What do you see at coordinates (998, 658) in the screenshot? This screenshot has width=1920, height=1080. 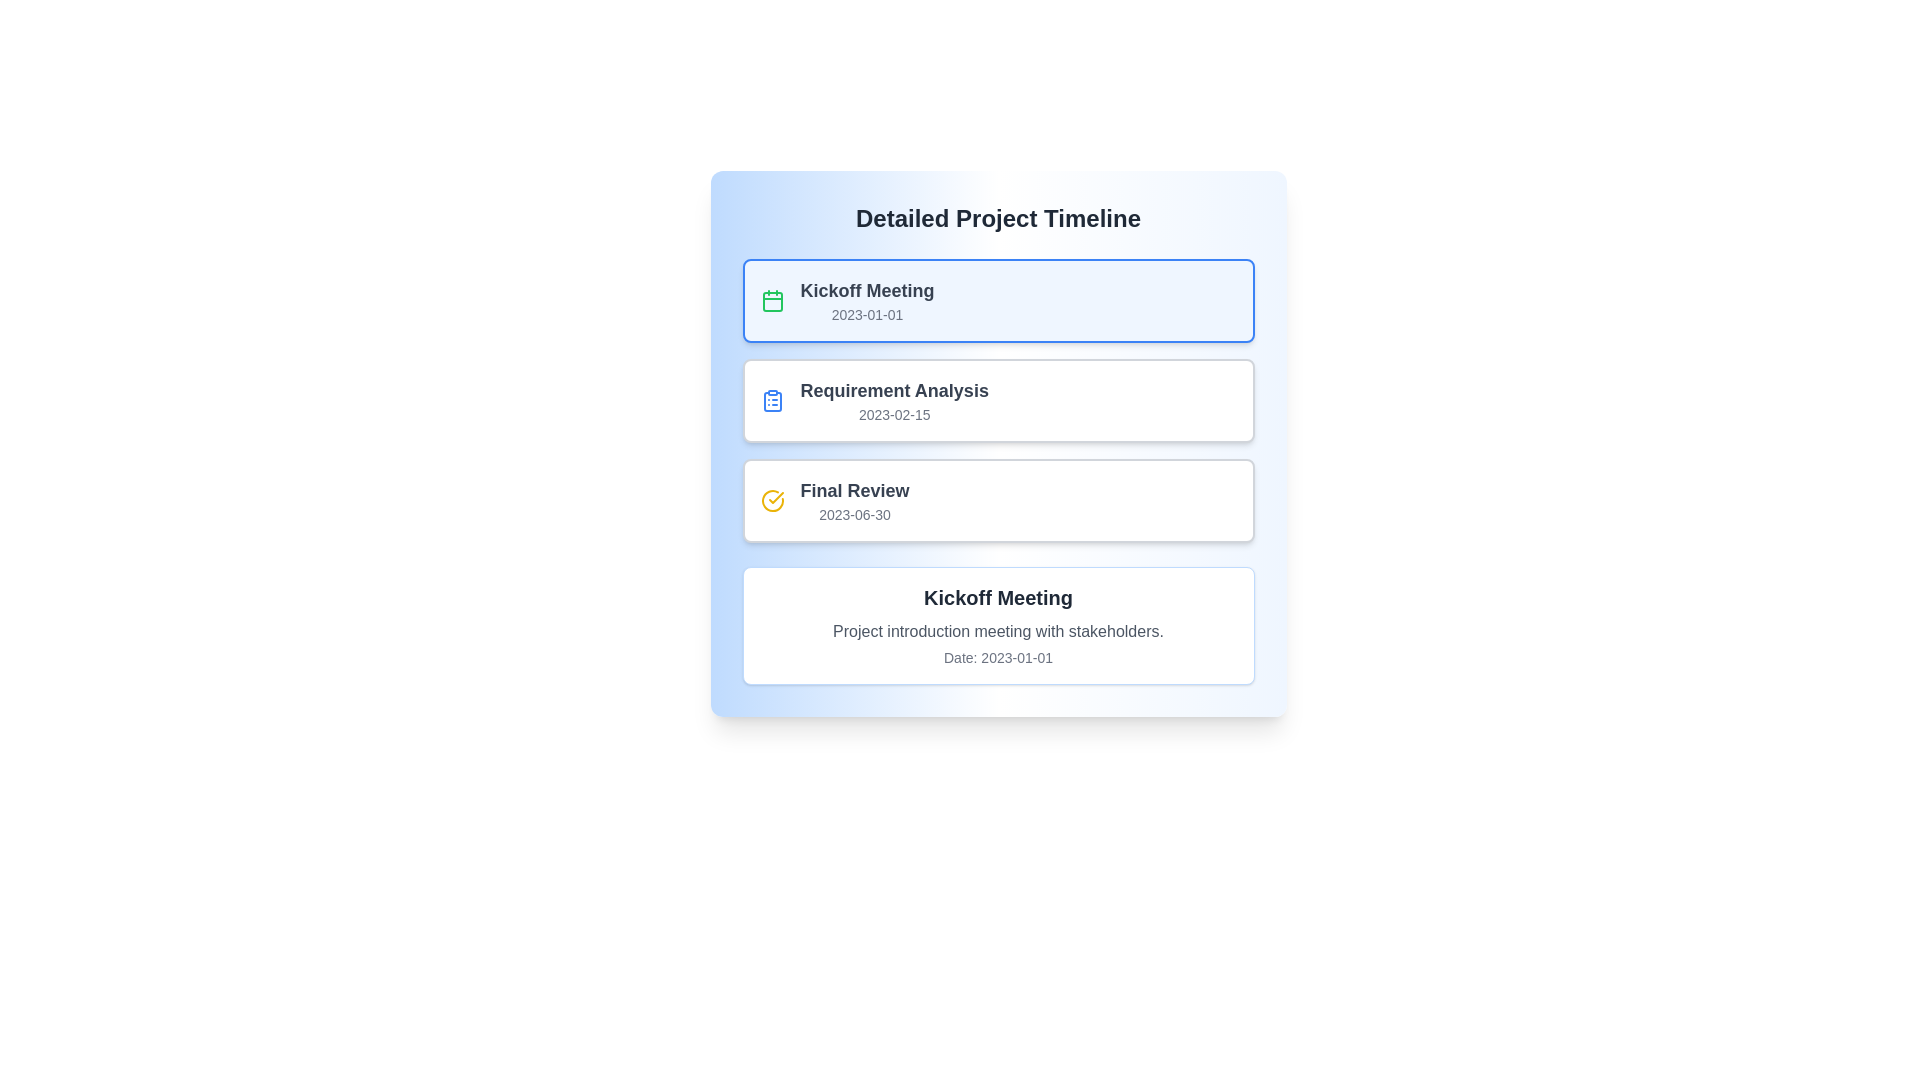 I see `the Text Label element displaying 'Date: 2023-01-01', located beneath the title 'Kickoff Meeting' and the description text, at the lower end of the card layout` at bounding box center [998, 658].